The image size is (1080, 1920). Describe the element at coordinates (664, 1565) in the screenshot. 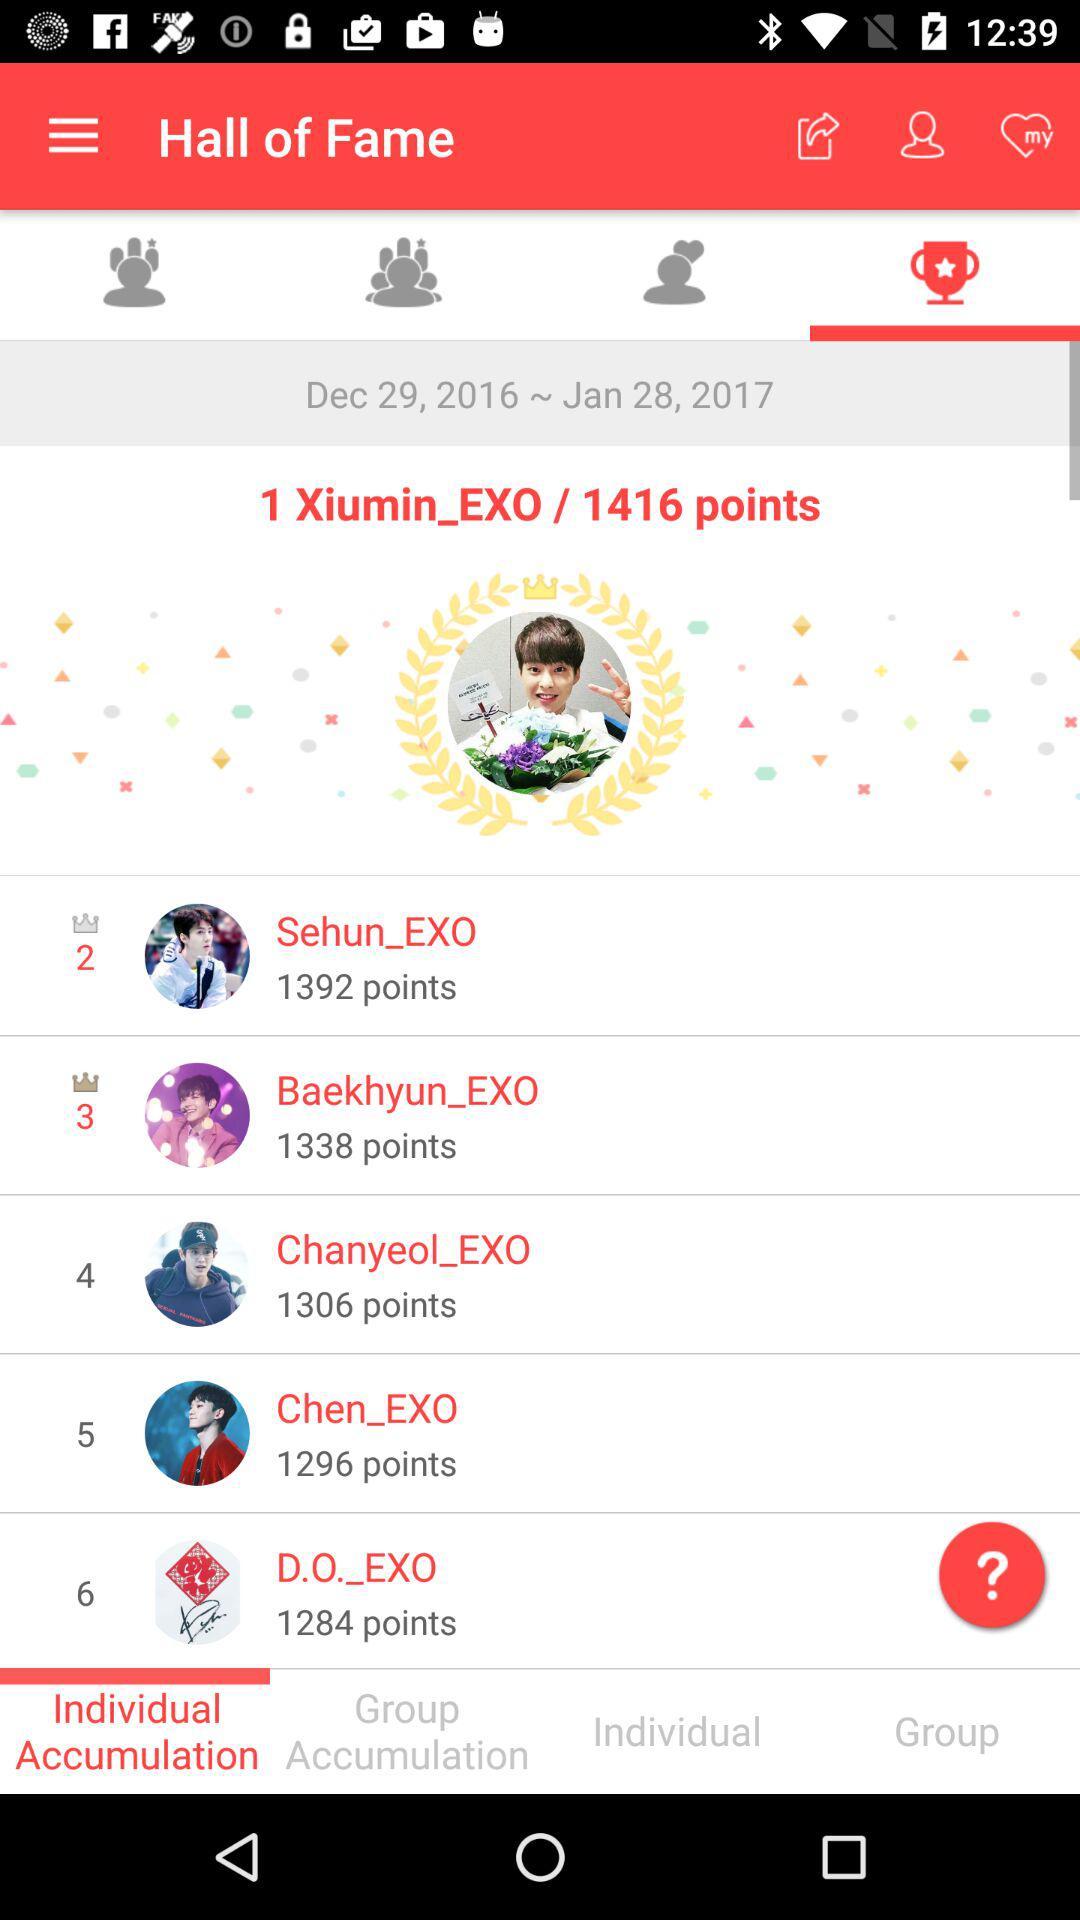

I see `d.o._exo item` at that location.